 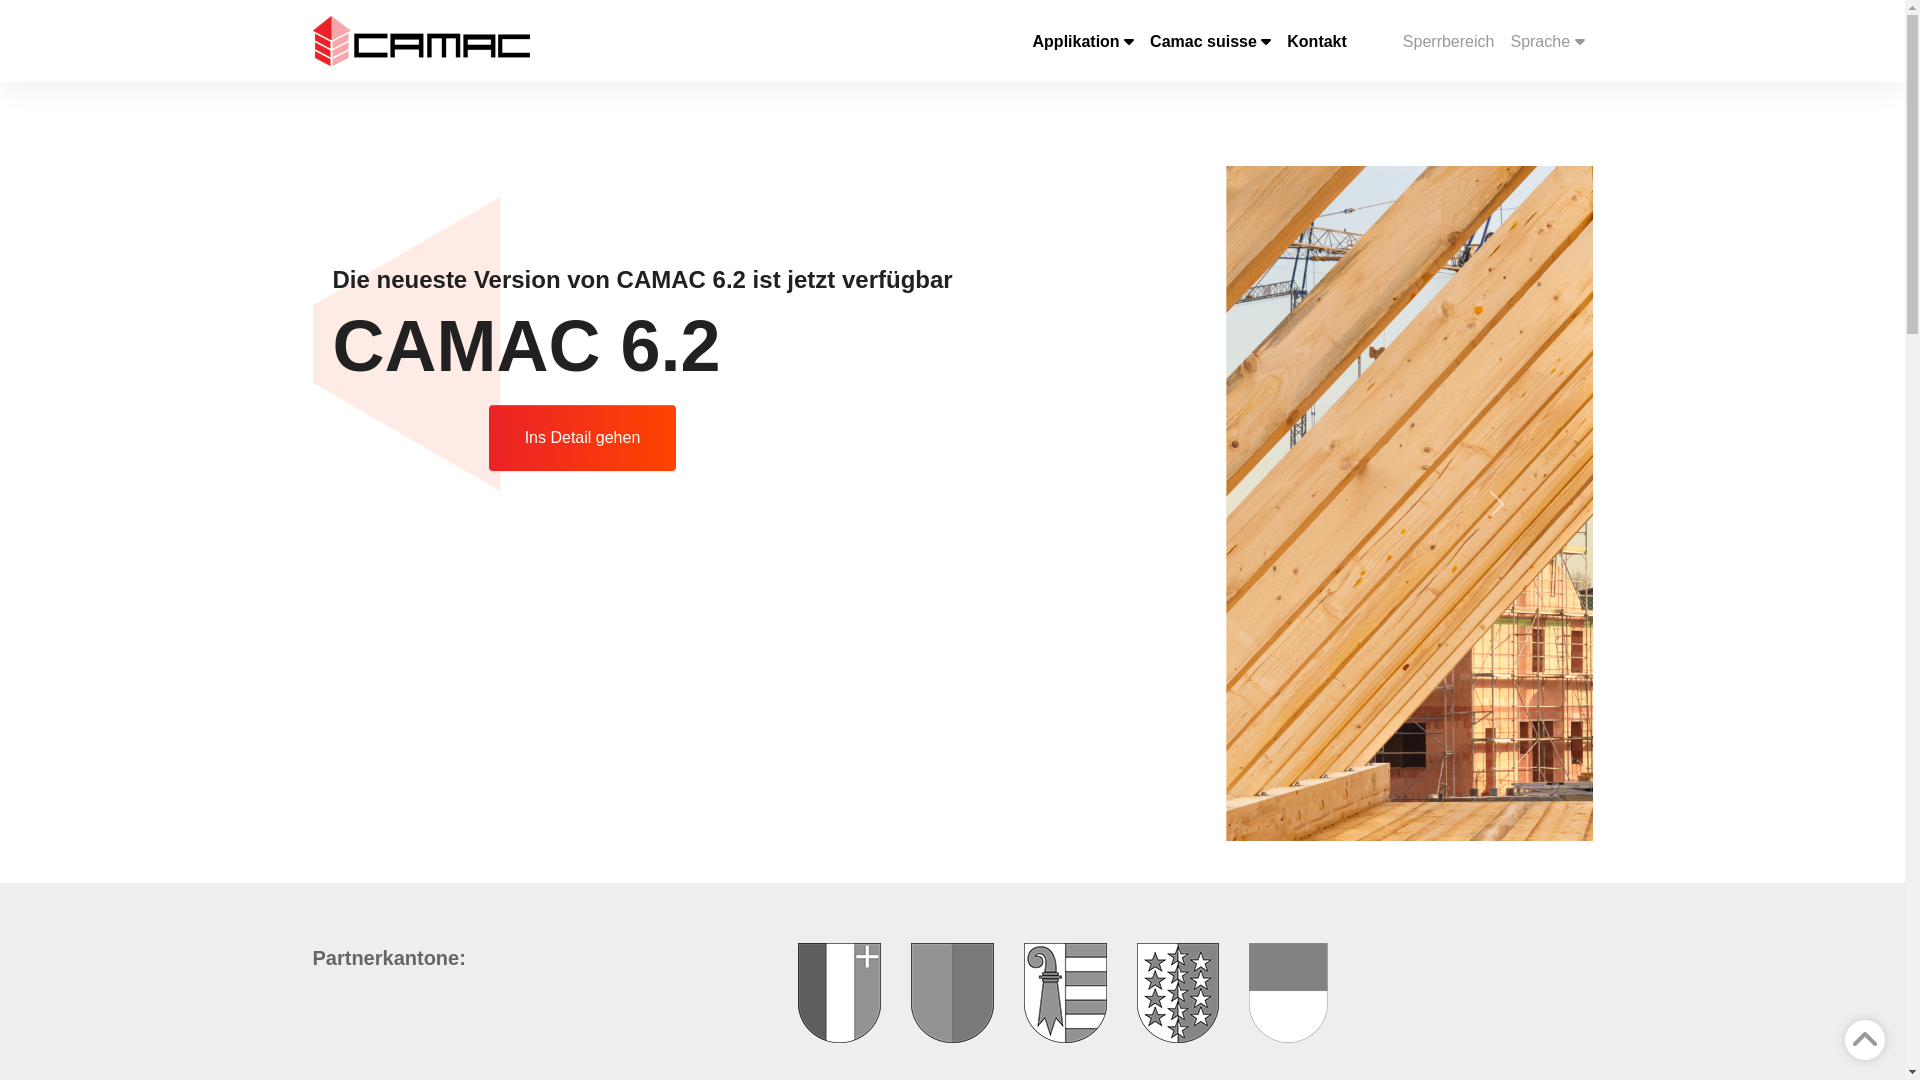 I want to click on 'Previous', so click(x=407, y=502).